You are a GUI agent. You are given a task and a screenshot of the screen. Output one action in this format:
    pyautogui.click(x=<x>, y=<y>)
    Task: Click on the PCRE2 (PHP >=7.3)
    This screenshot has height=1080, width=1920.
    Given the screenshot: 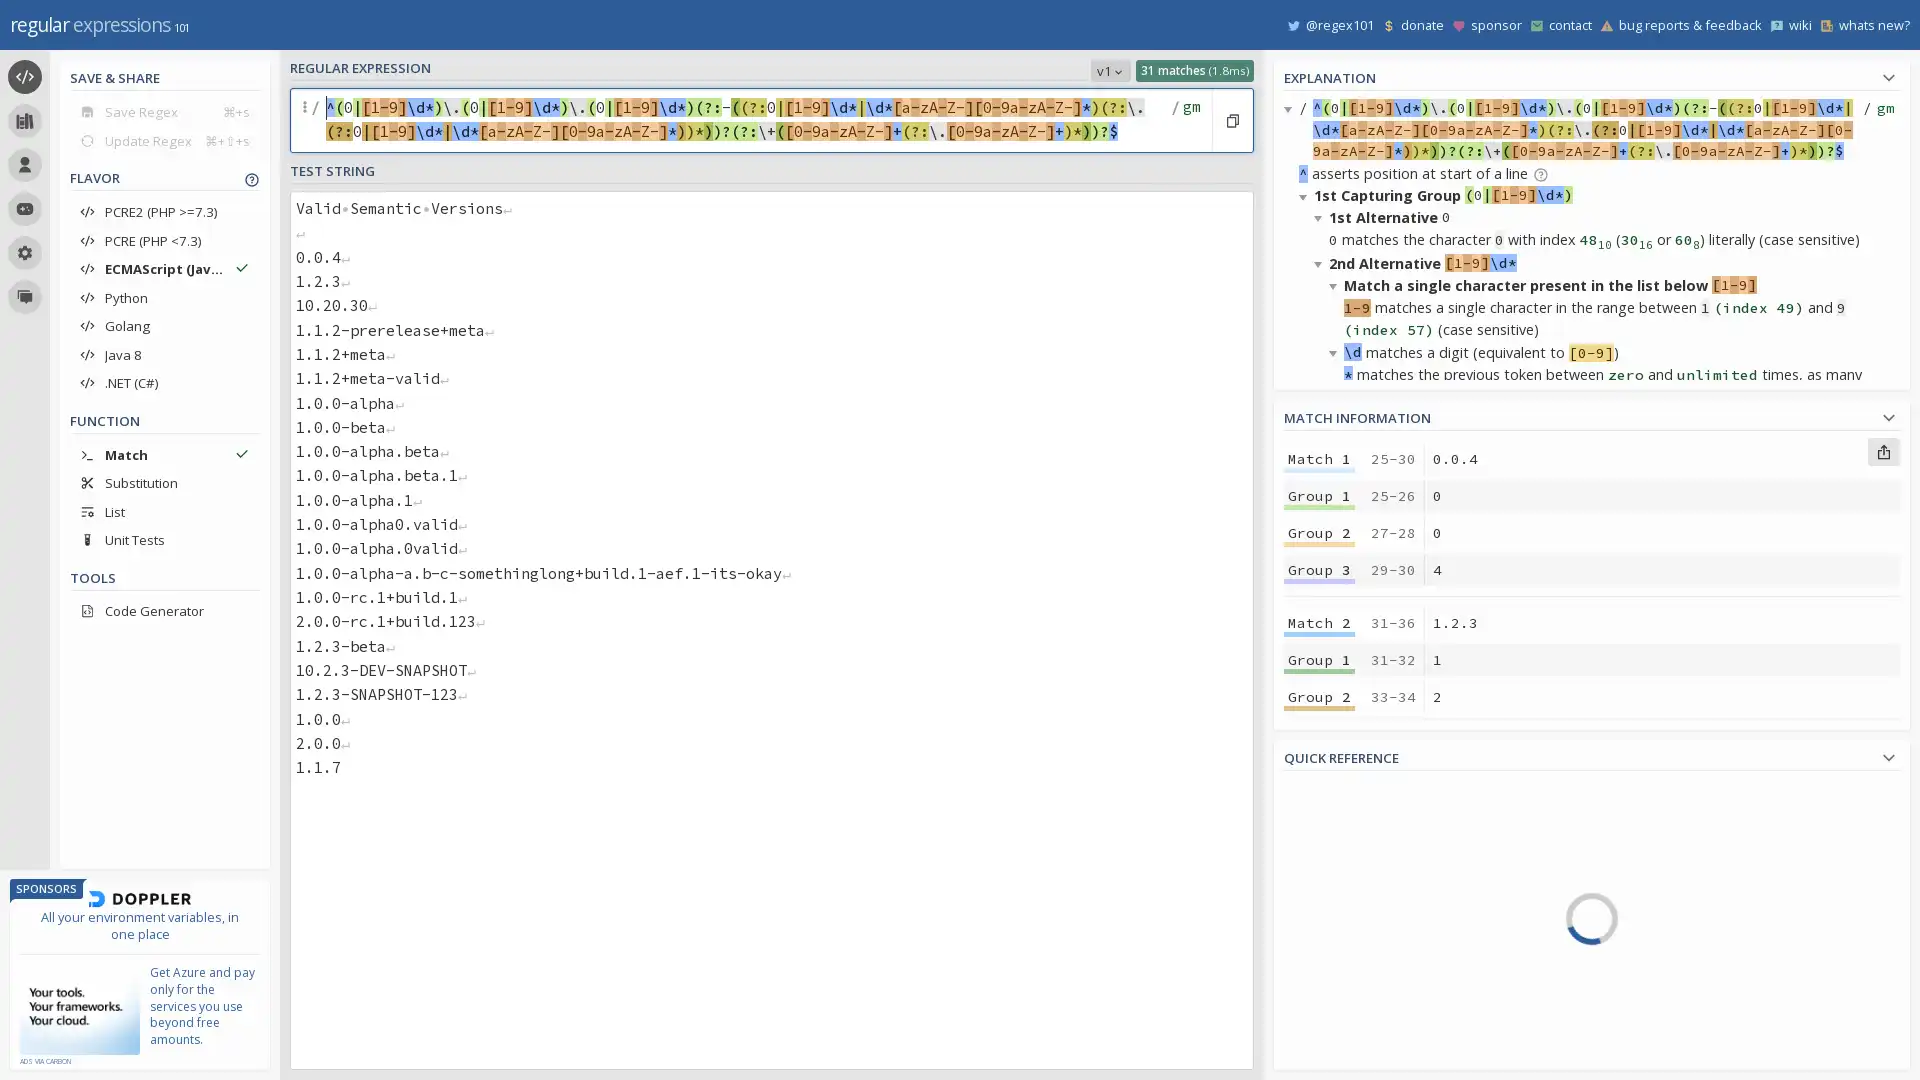 What is the action you would take?
    pyautogui.click(x=164, y=212)
    